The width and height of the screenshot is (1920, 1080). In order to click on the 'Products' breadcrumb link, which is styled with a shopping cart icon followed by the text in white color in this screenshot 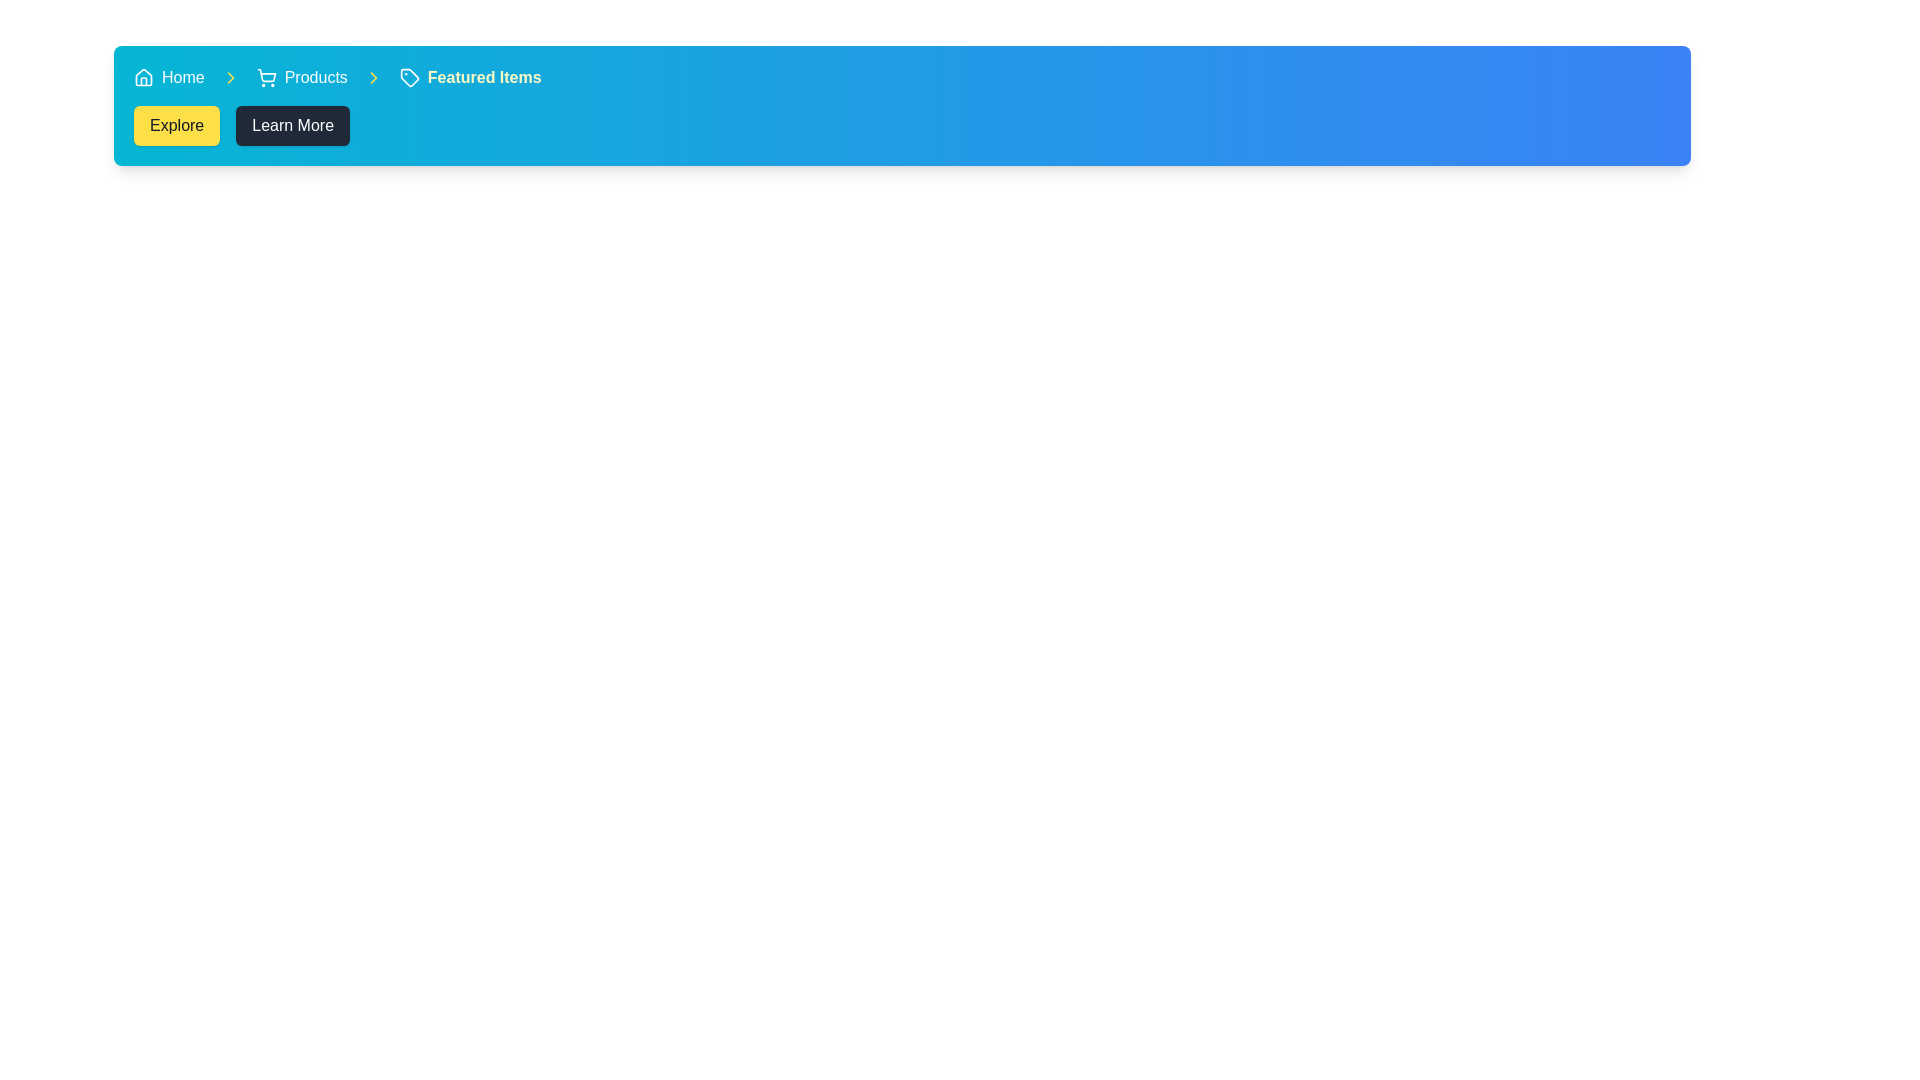, I will do `click(301, 76)`.